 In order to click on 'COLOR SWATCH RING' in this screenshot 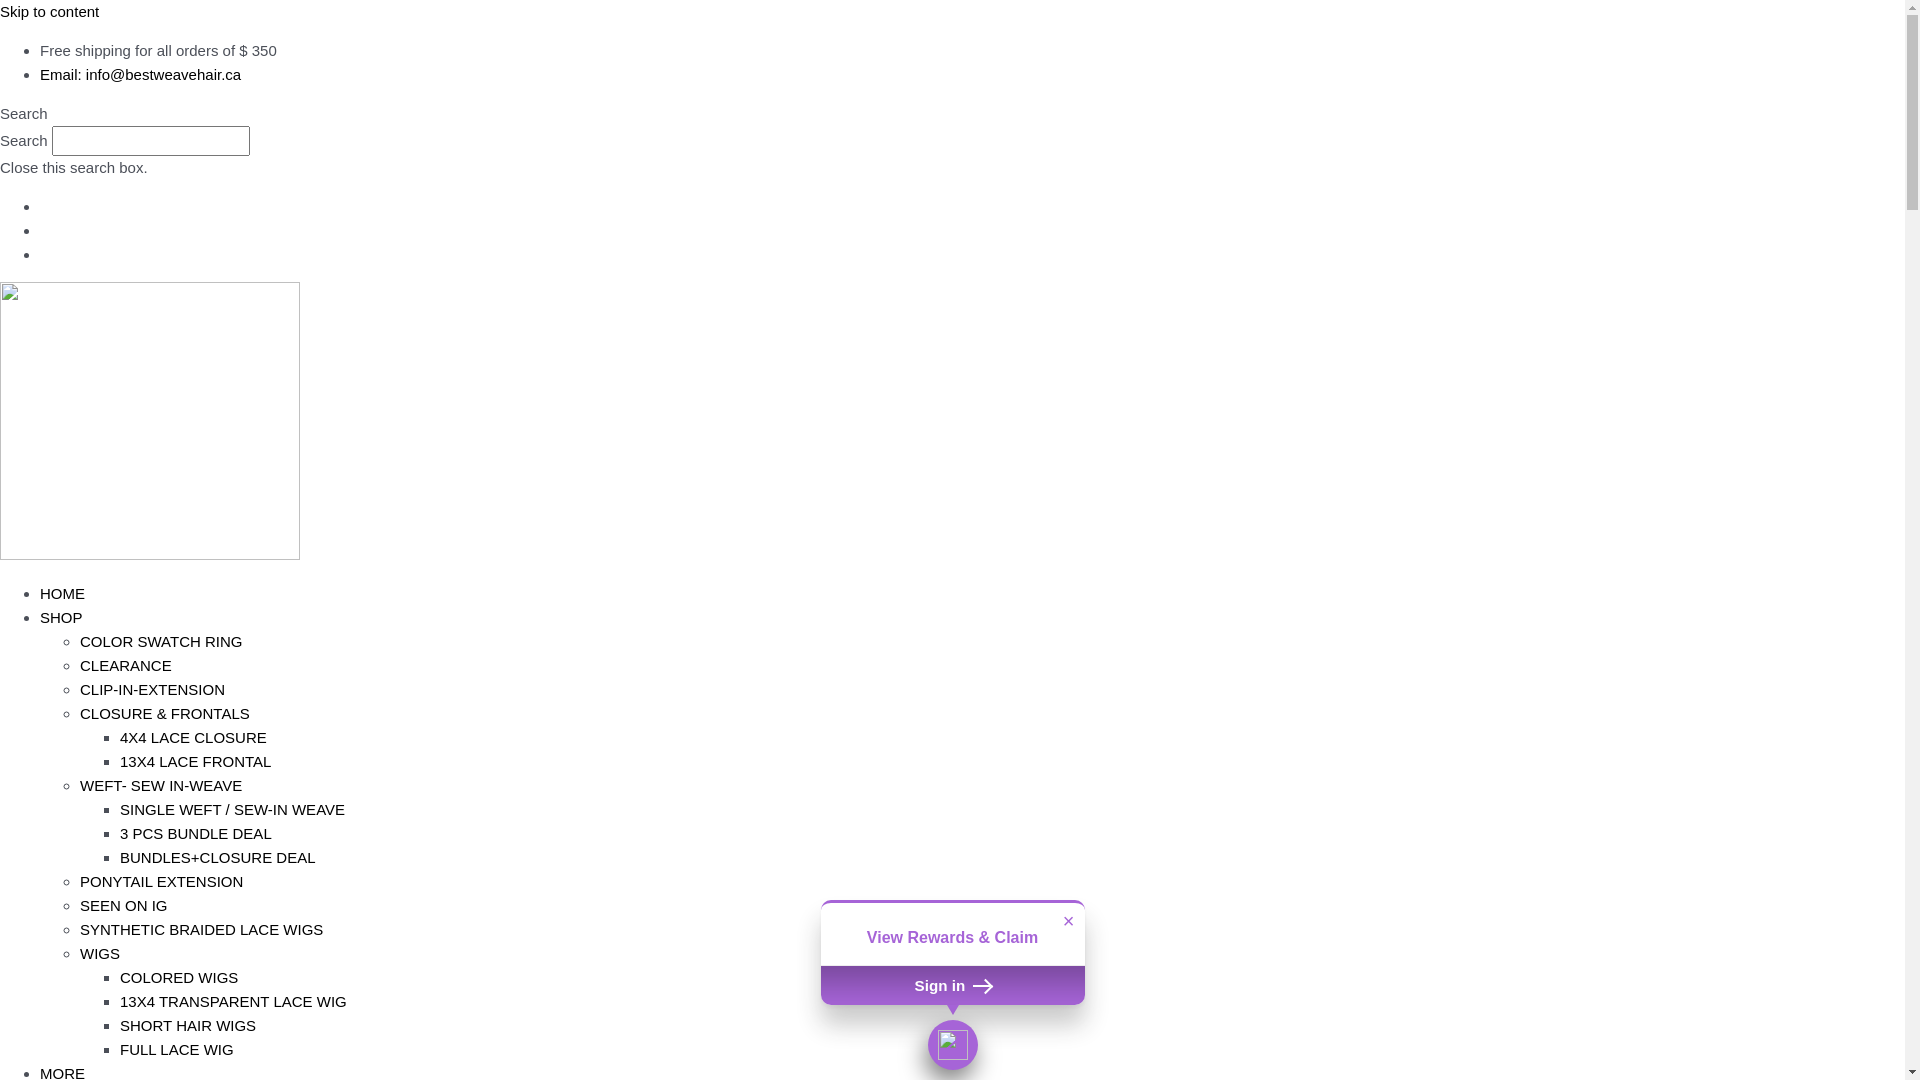, I will do `click(80, 641)`.